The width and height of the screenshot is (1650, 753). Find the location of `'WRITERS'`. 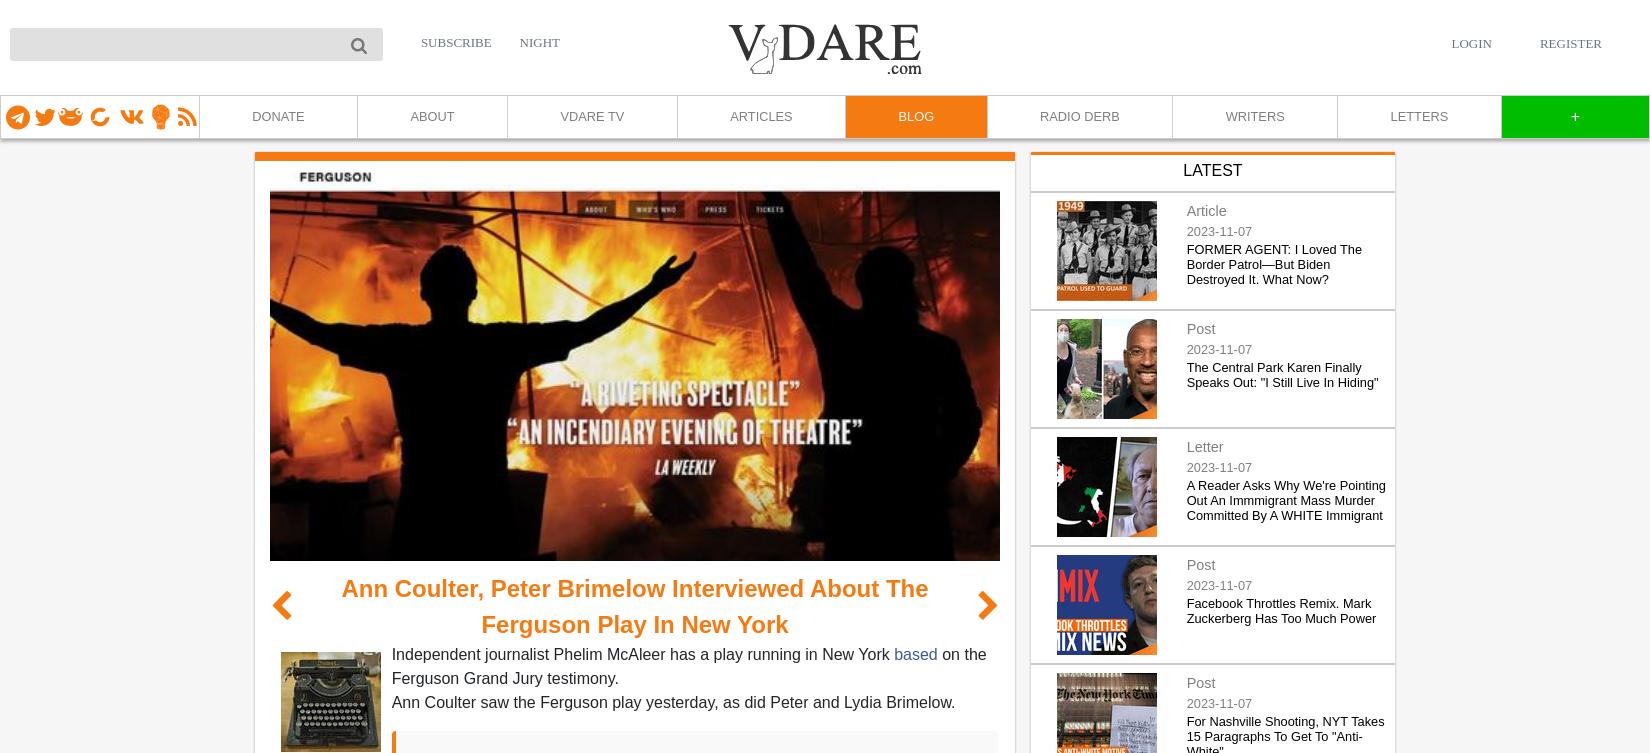

'WRITERS' is located at coordinates (1253, 116).